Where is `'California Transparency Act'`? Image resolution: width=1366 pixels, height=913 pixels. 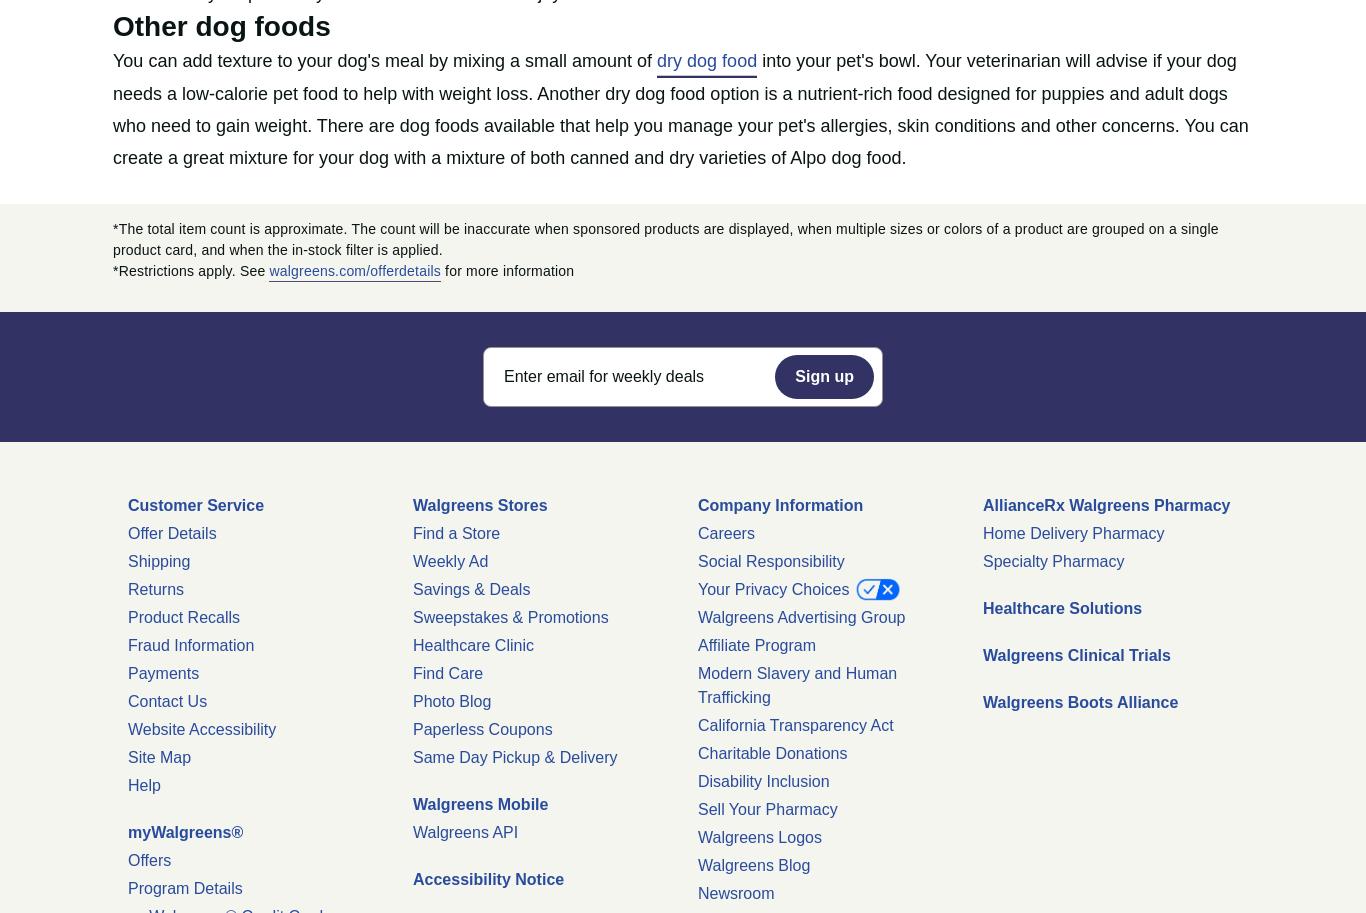 'California Transparency Act' is located at coordinates (795, 724).